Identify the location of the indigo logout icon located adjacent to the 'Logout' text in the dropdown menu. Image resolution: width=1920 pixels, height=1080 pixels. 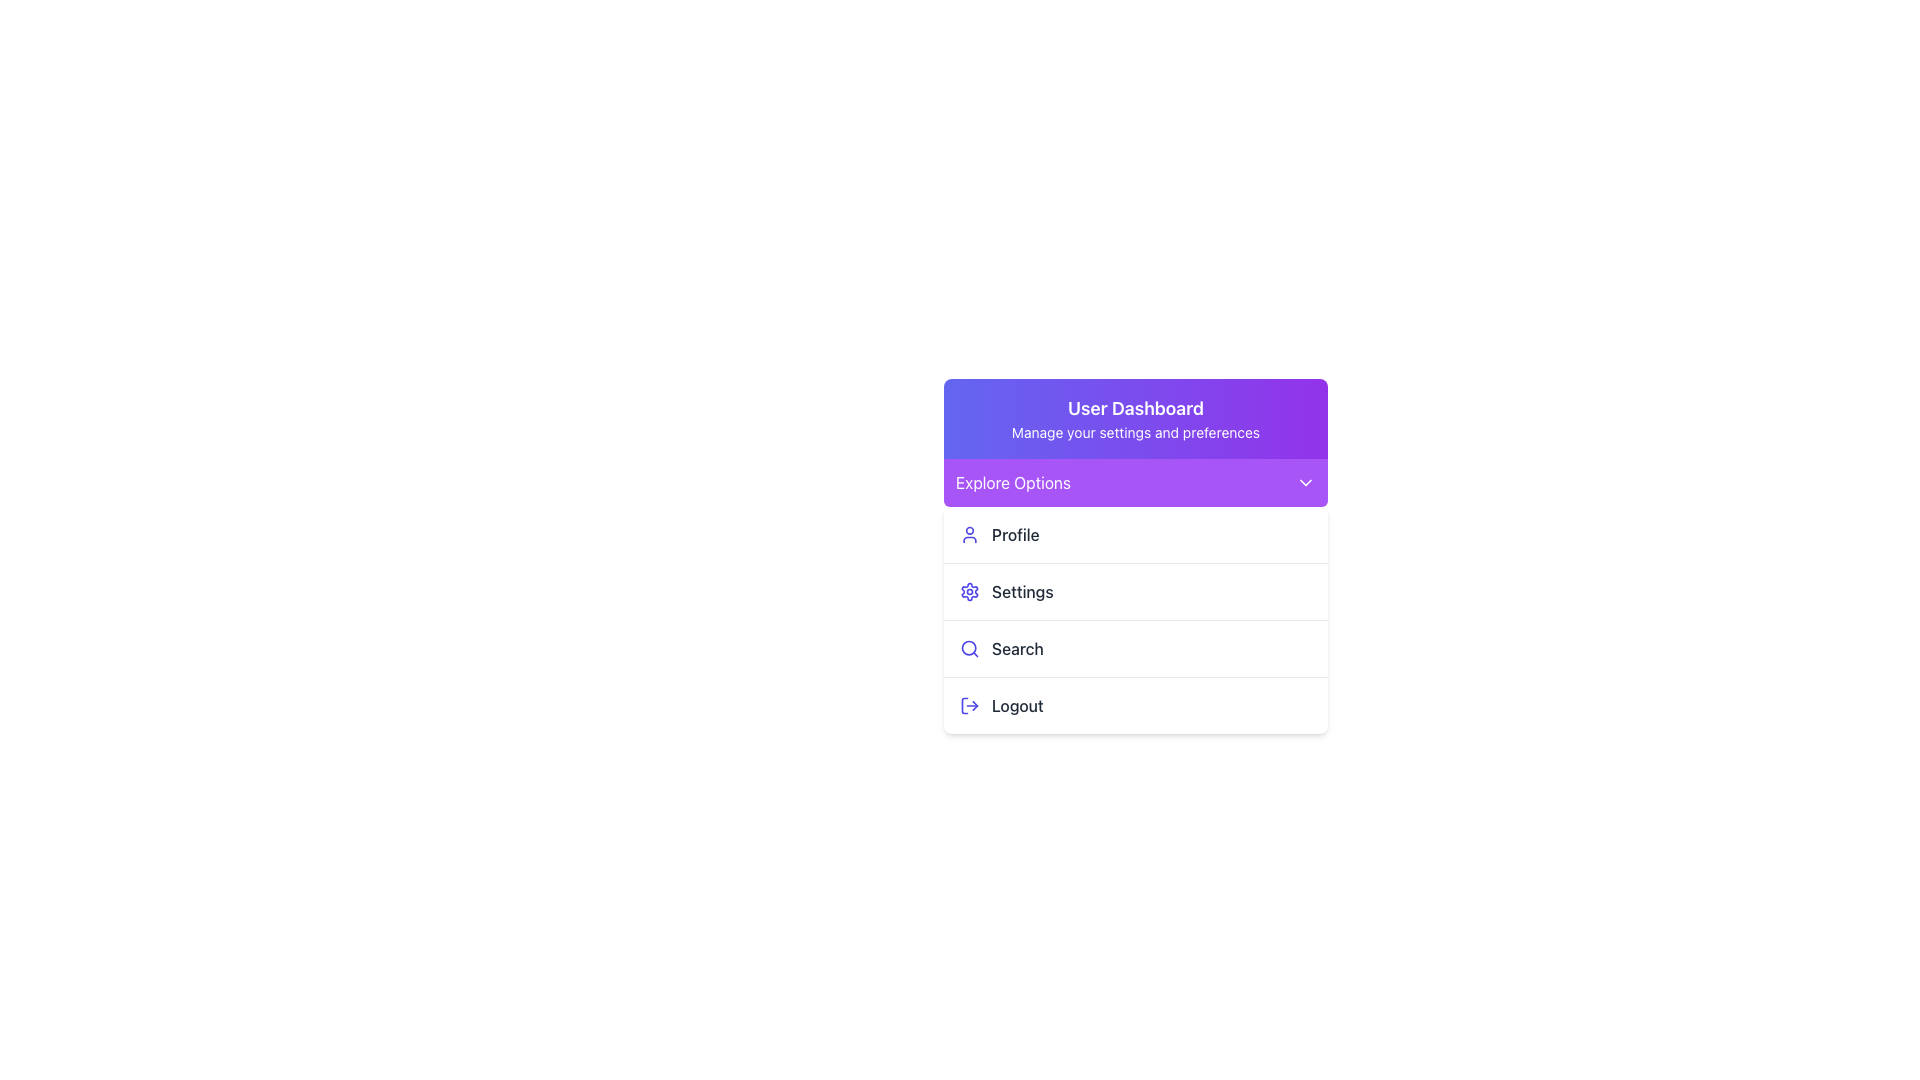
(969, 704).